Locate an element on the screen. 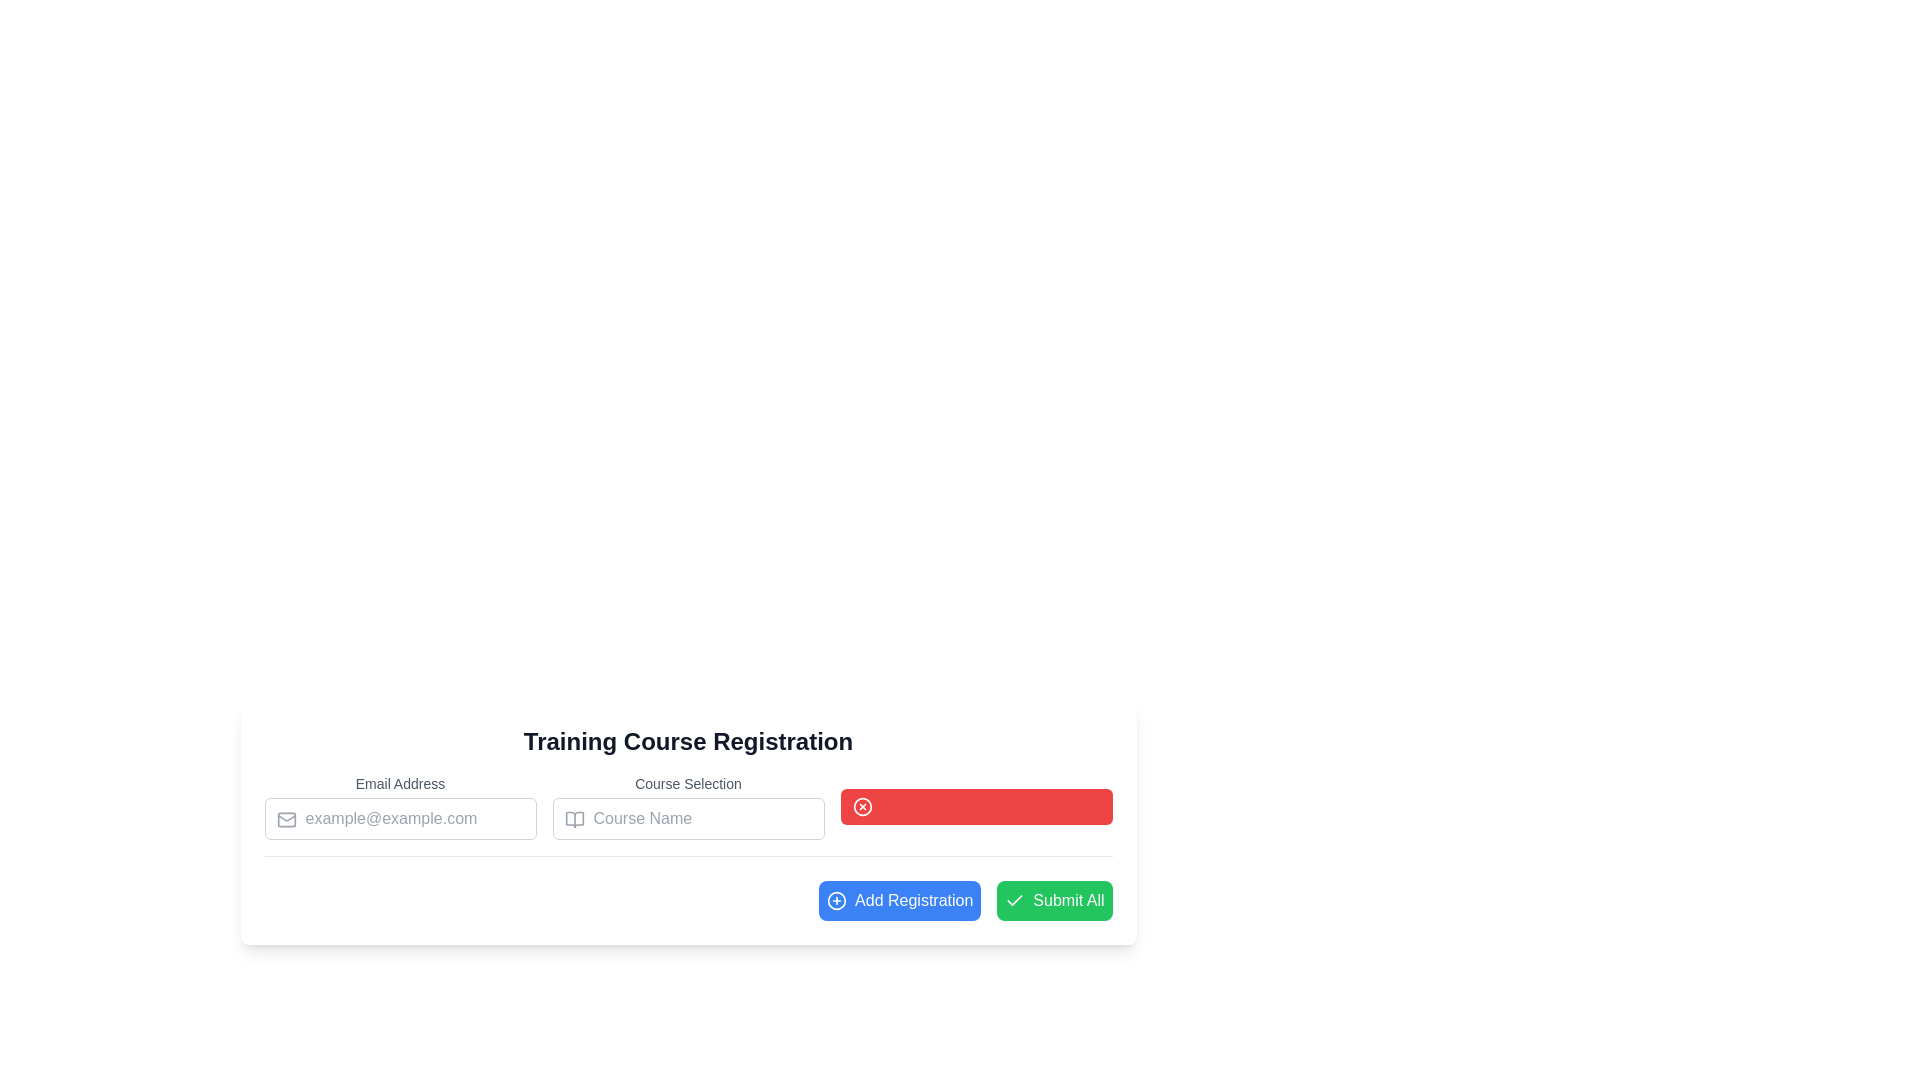  the structured form group containing the input fields for 'Email Address' and 'Course Selection' is located at coordinates (688, 815).